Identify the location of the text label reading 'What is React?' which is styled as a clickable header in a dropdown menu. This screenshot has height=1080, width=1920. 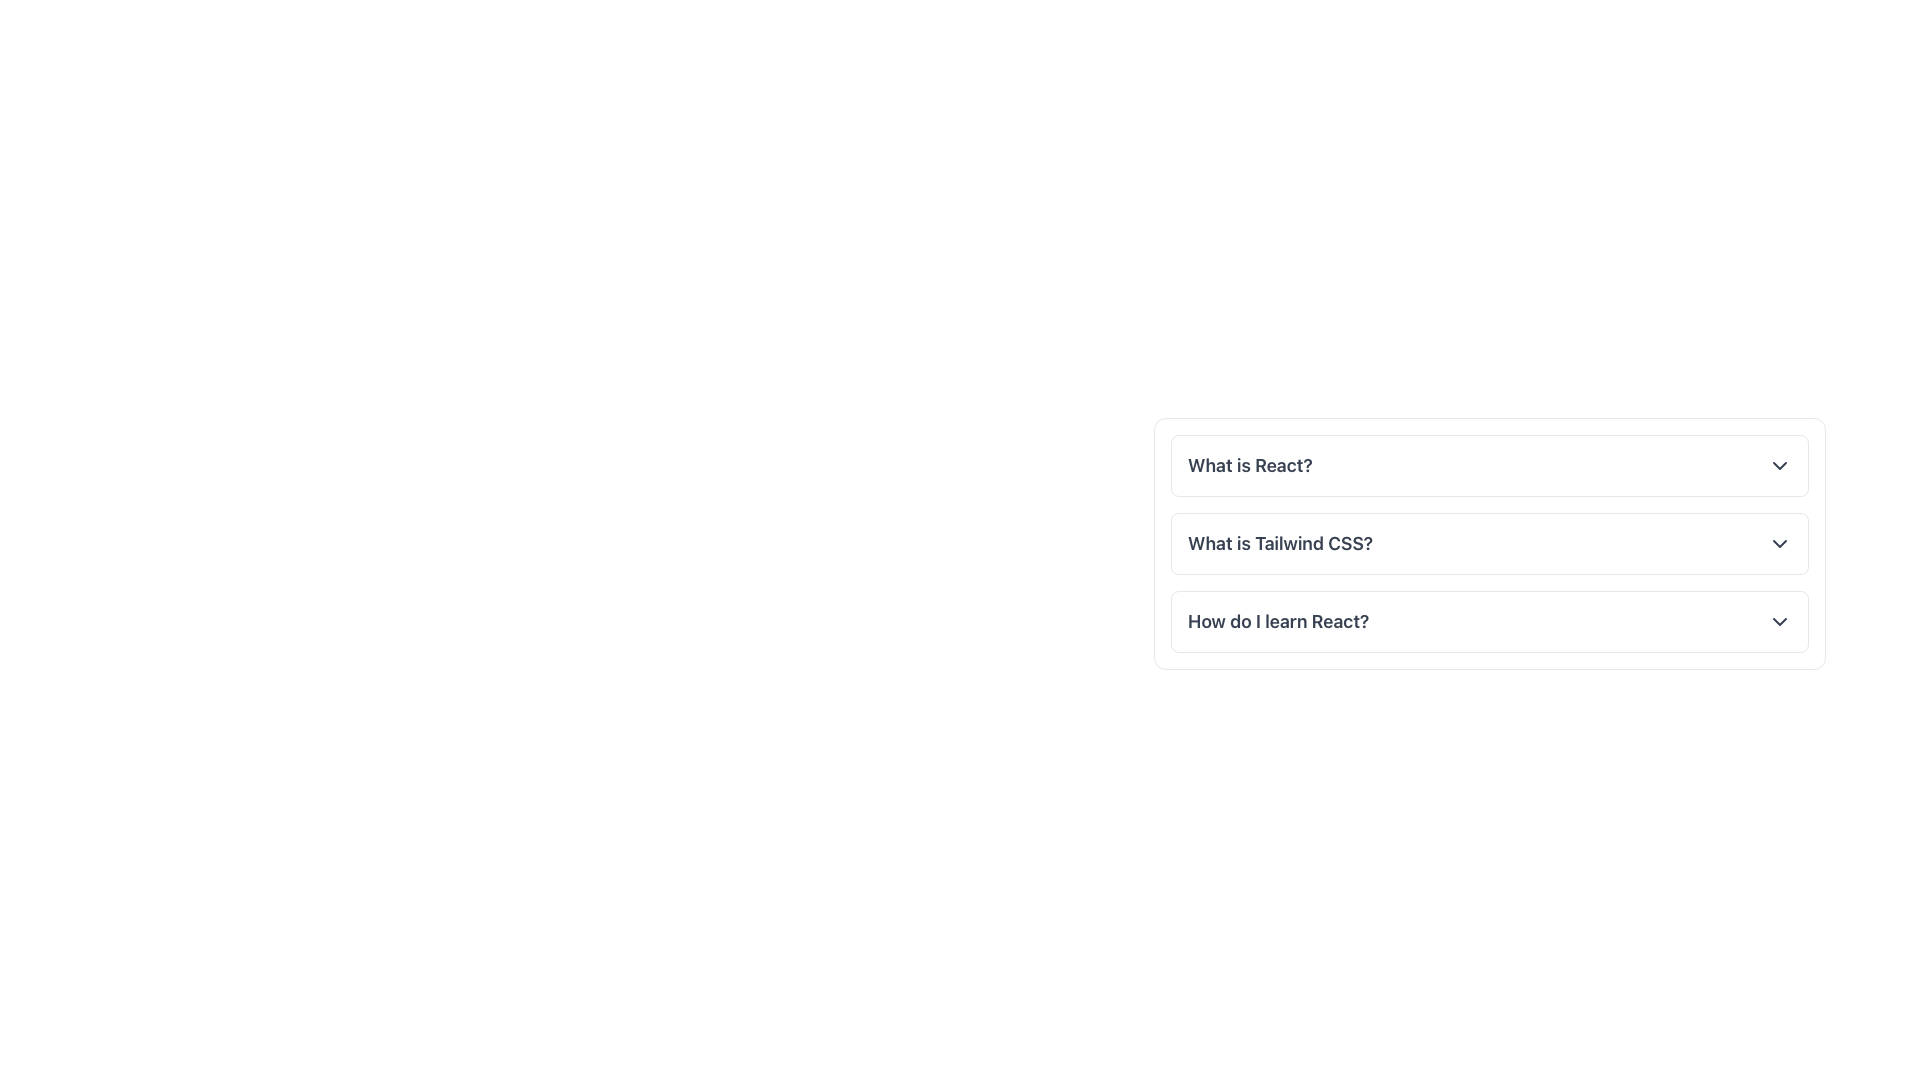
(1248, 466).